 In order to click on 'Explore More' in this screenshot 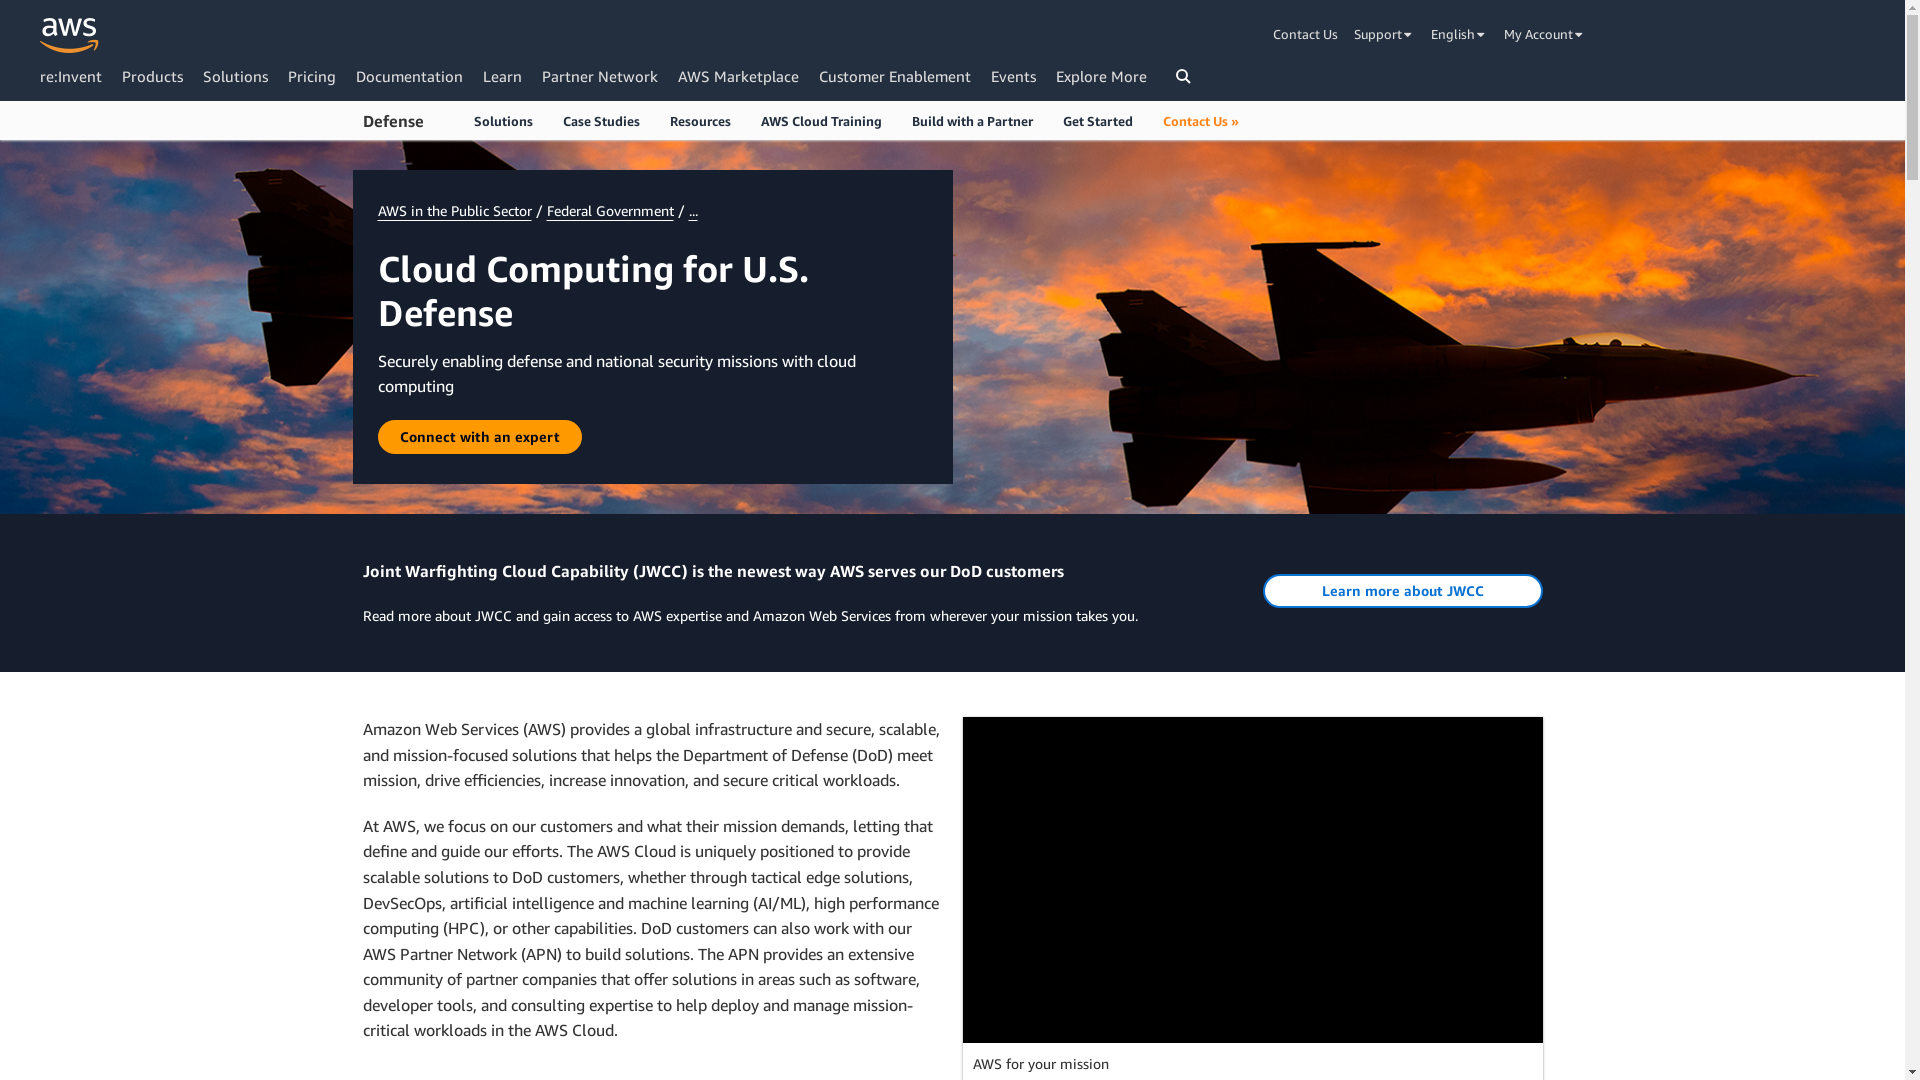, I will do `click(1100, 75)`.